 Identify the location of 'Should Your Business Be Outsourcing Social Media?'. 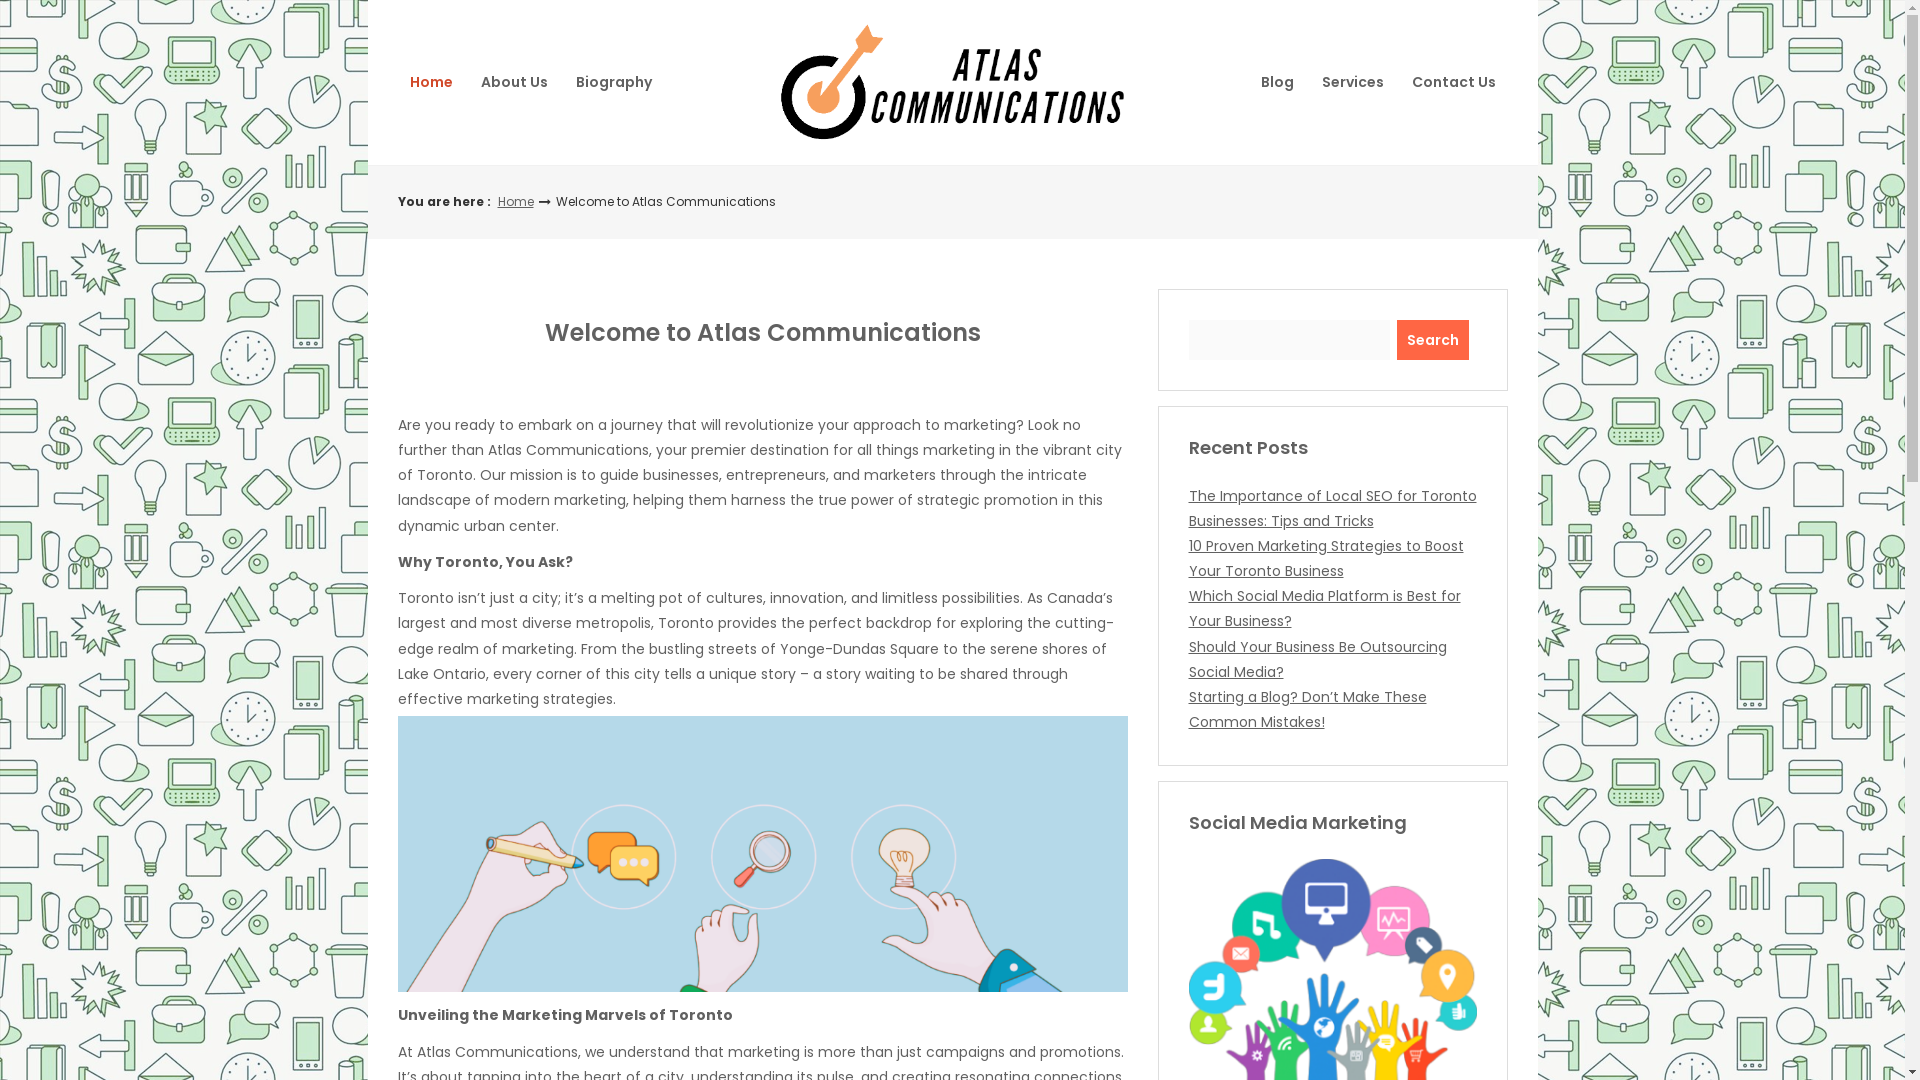
(1188, 659).